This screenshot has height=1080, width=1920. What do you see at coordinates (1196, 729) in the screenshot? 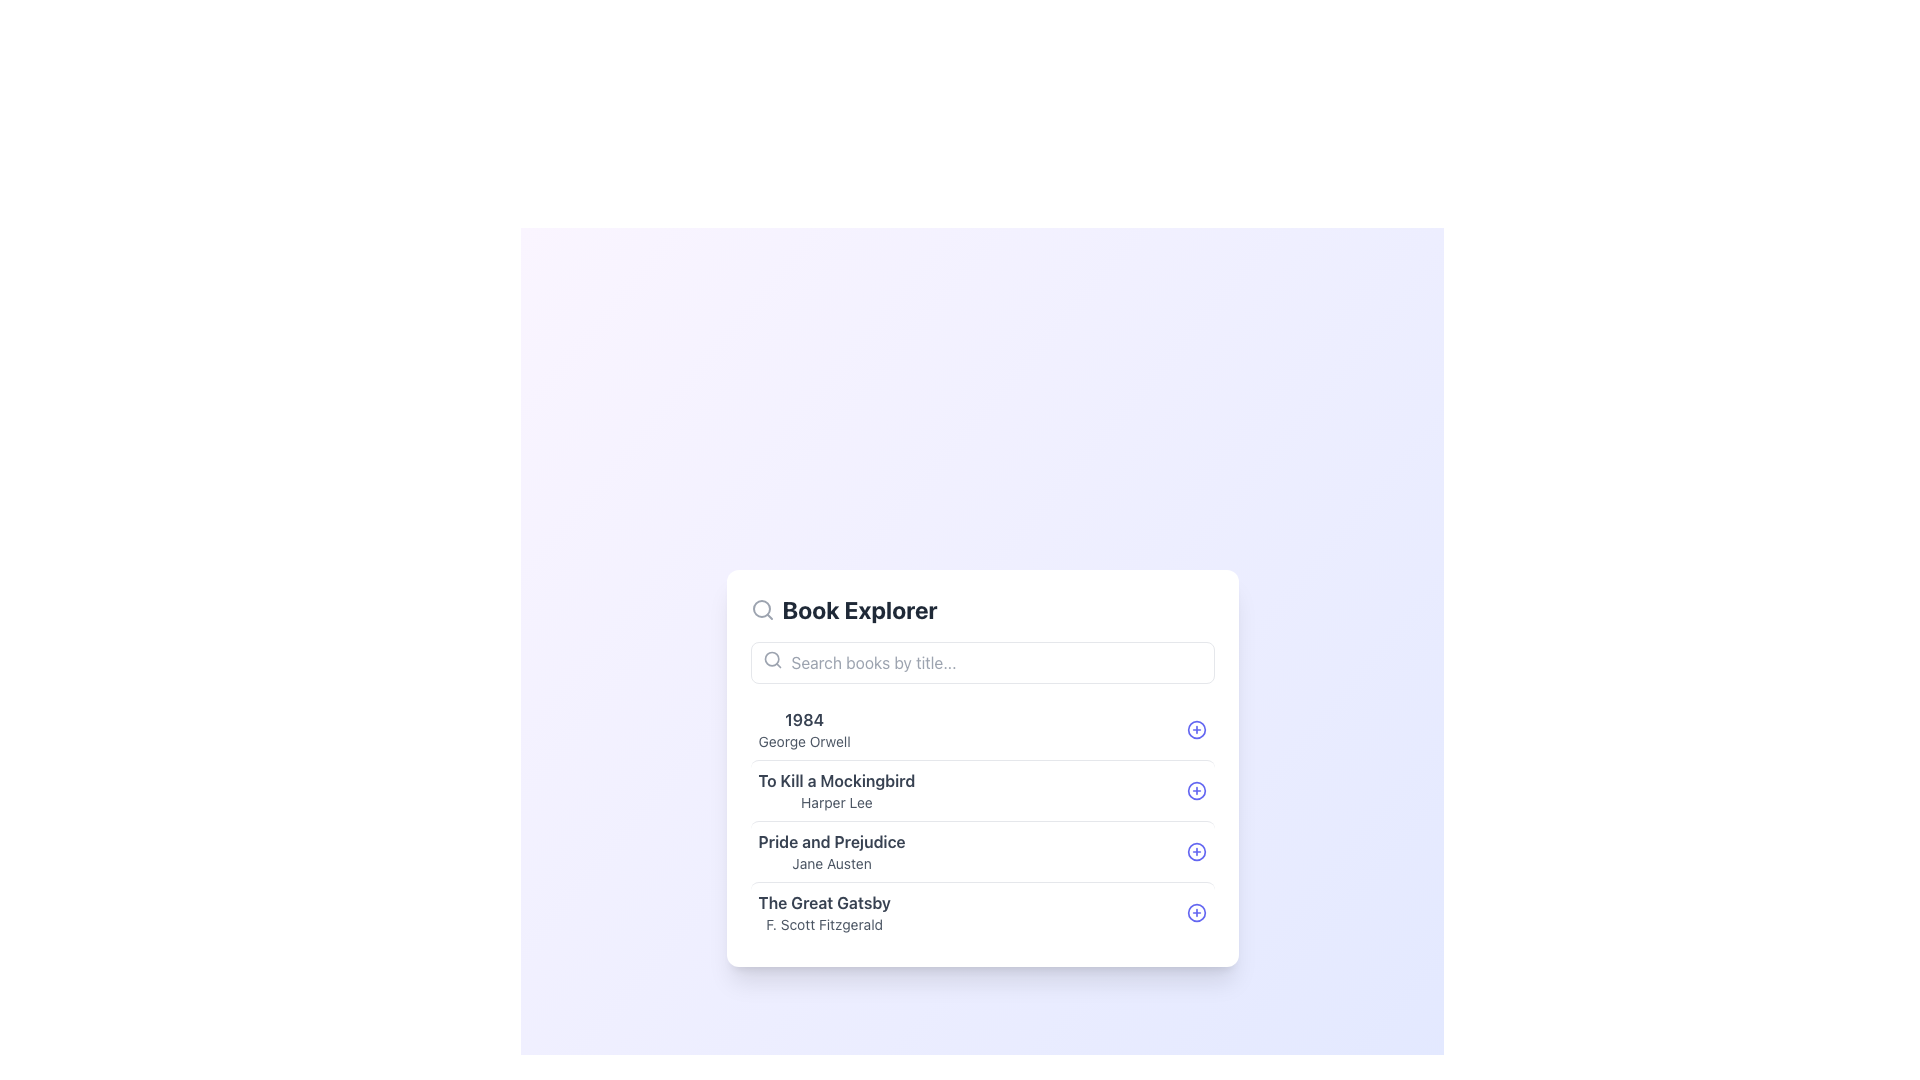
I see `the circular outline of the icon representing an action adjacent to the text '1984' in the book list` at bounding box center [1196, 729].